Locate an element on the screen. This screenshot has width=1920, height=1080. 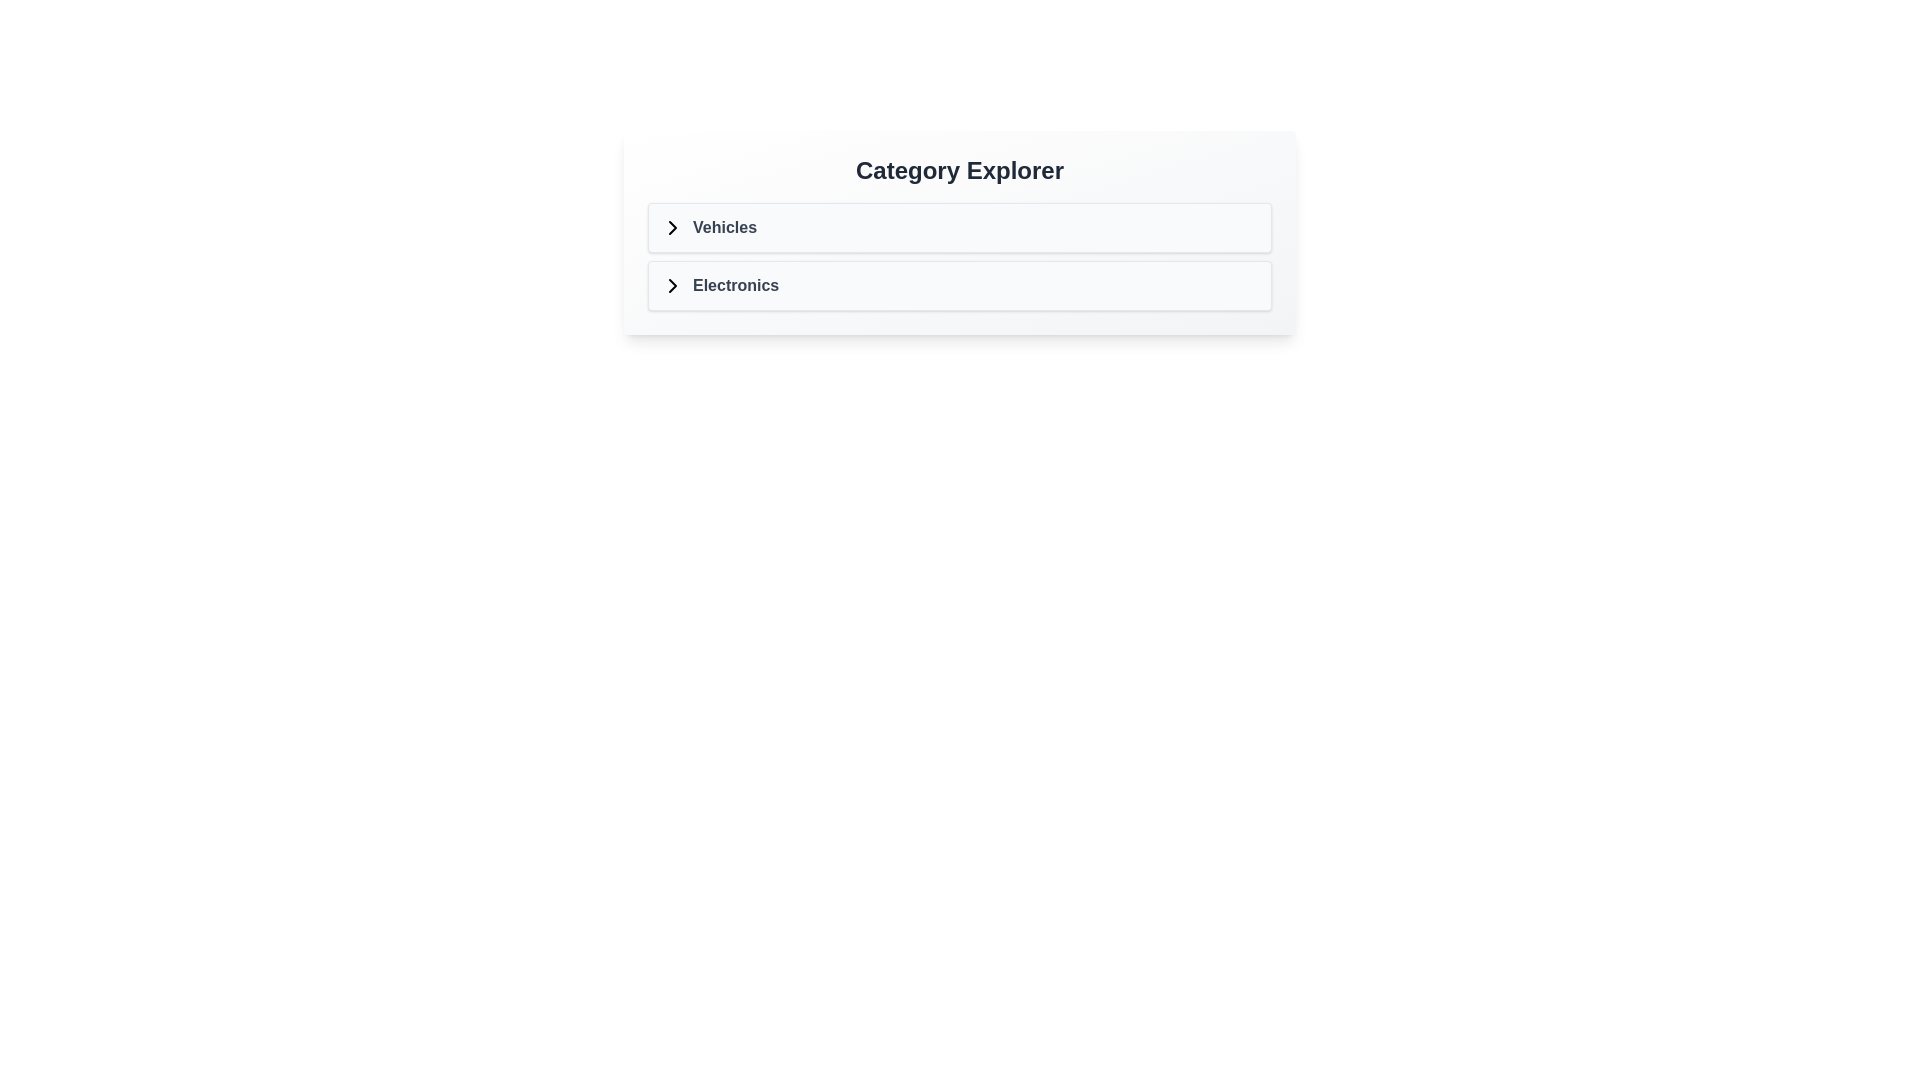
the topmost item in the 'Category Explorer' list labeled 'Vehicles' is located at coordinates (709, 226).